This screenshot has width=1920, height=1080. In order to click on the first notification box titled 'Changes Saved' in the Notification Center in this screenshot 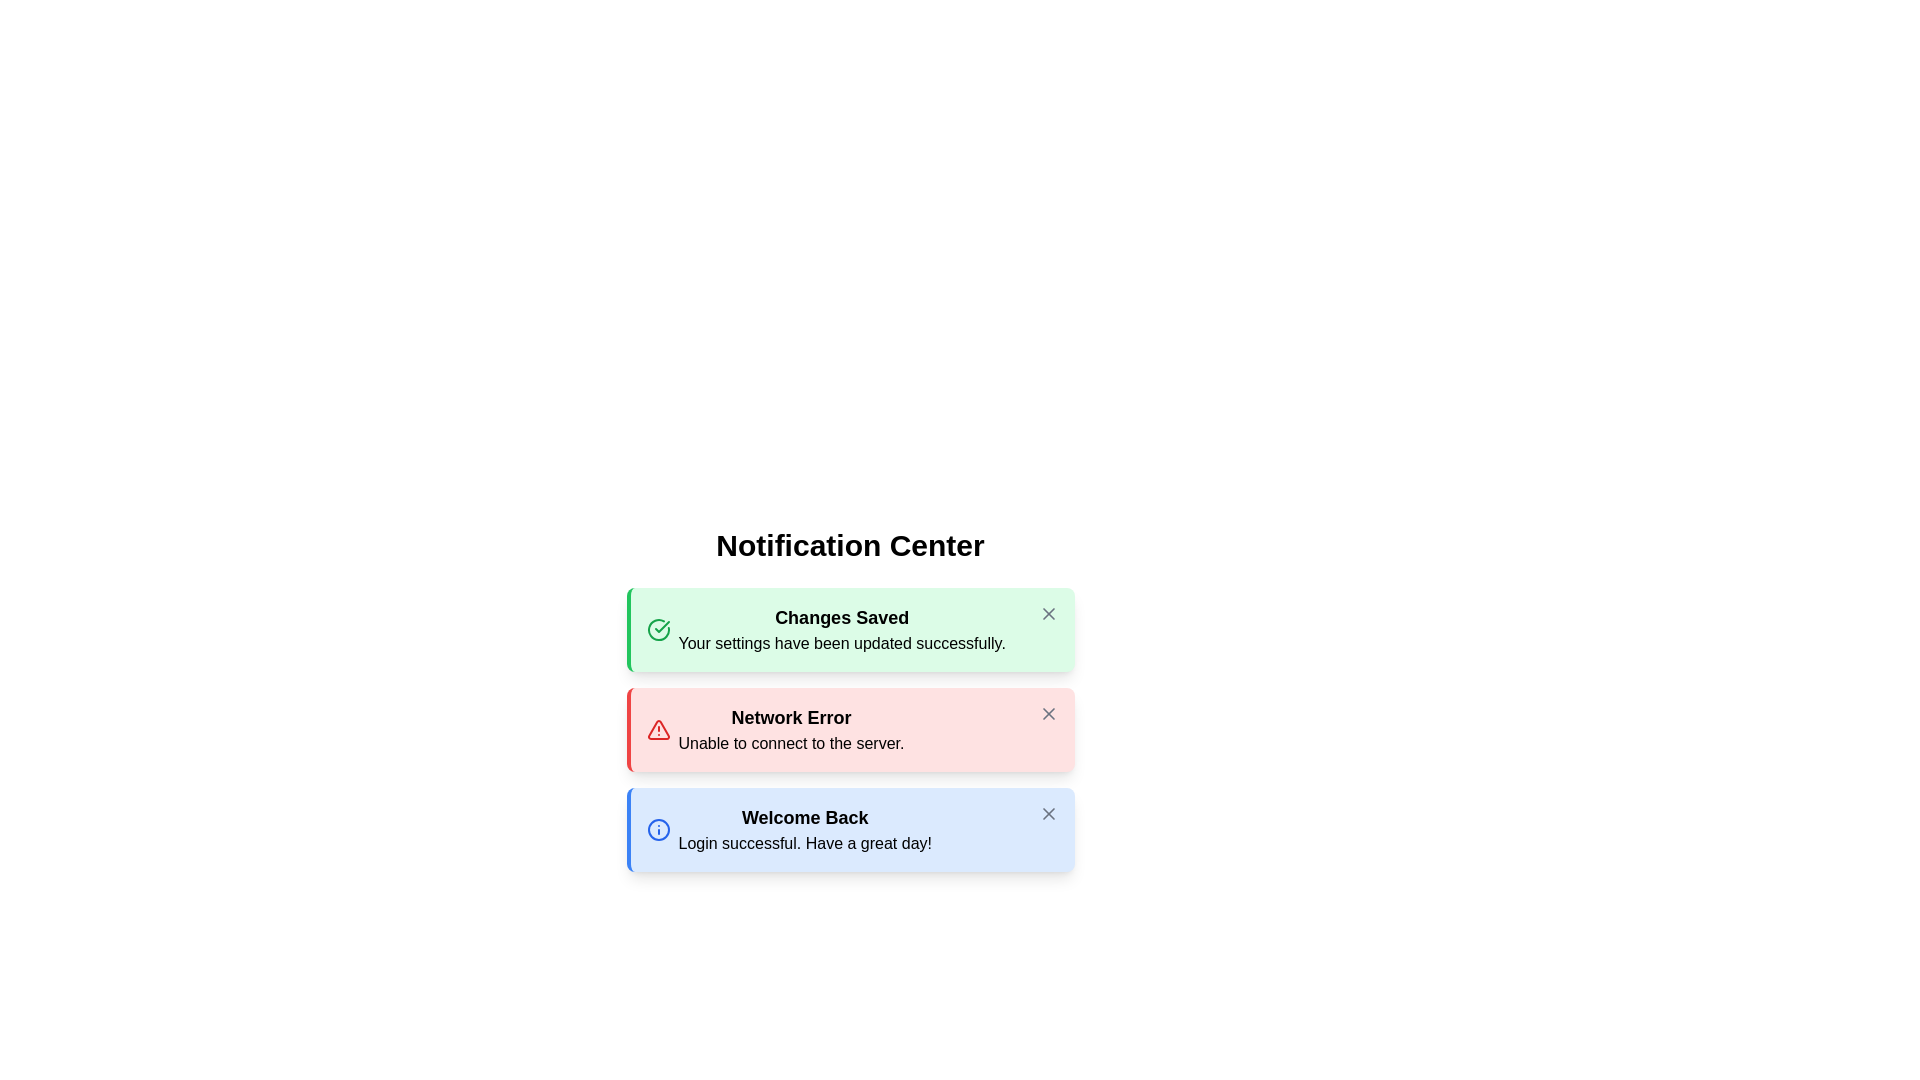, I will do `click(850, 628)`.